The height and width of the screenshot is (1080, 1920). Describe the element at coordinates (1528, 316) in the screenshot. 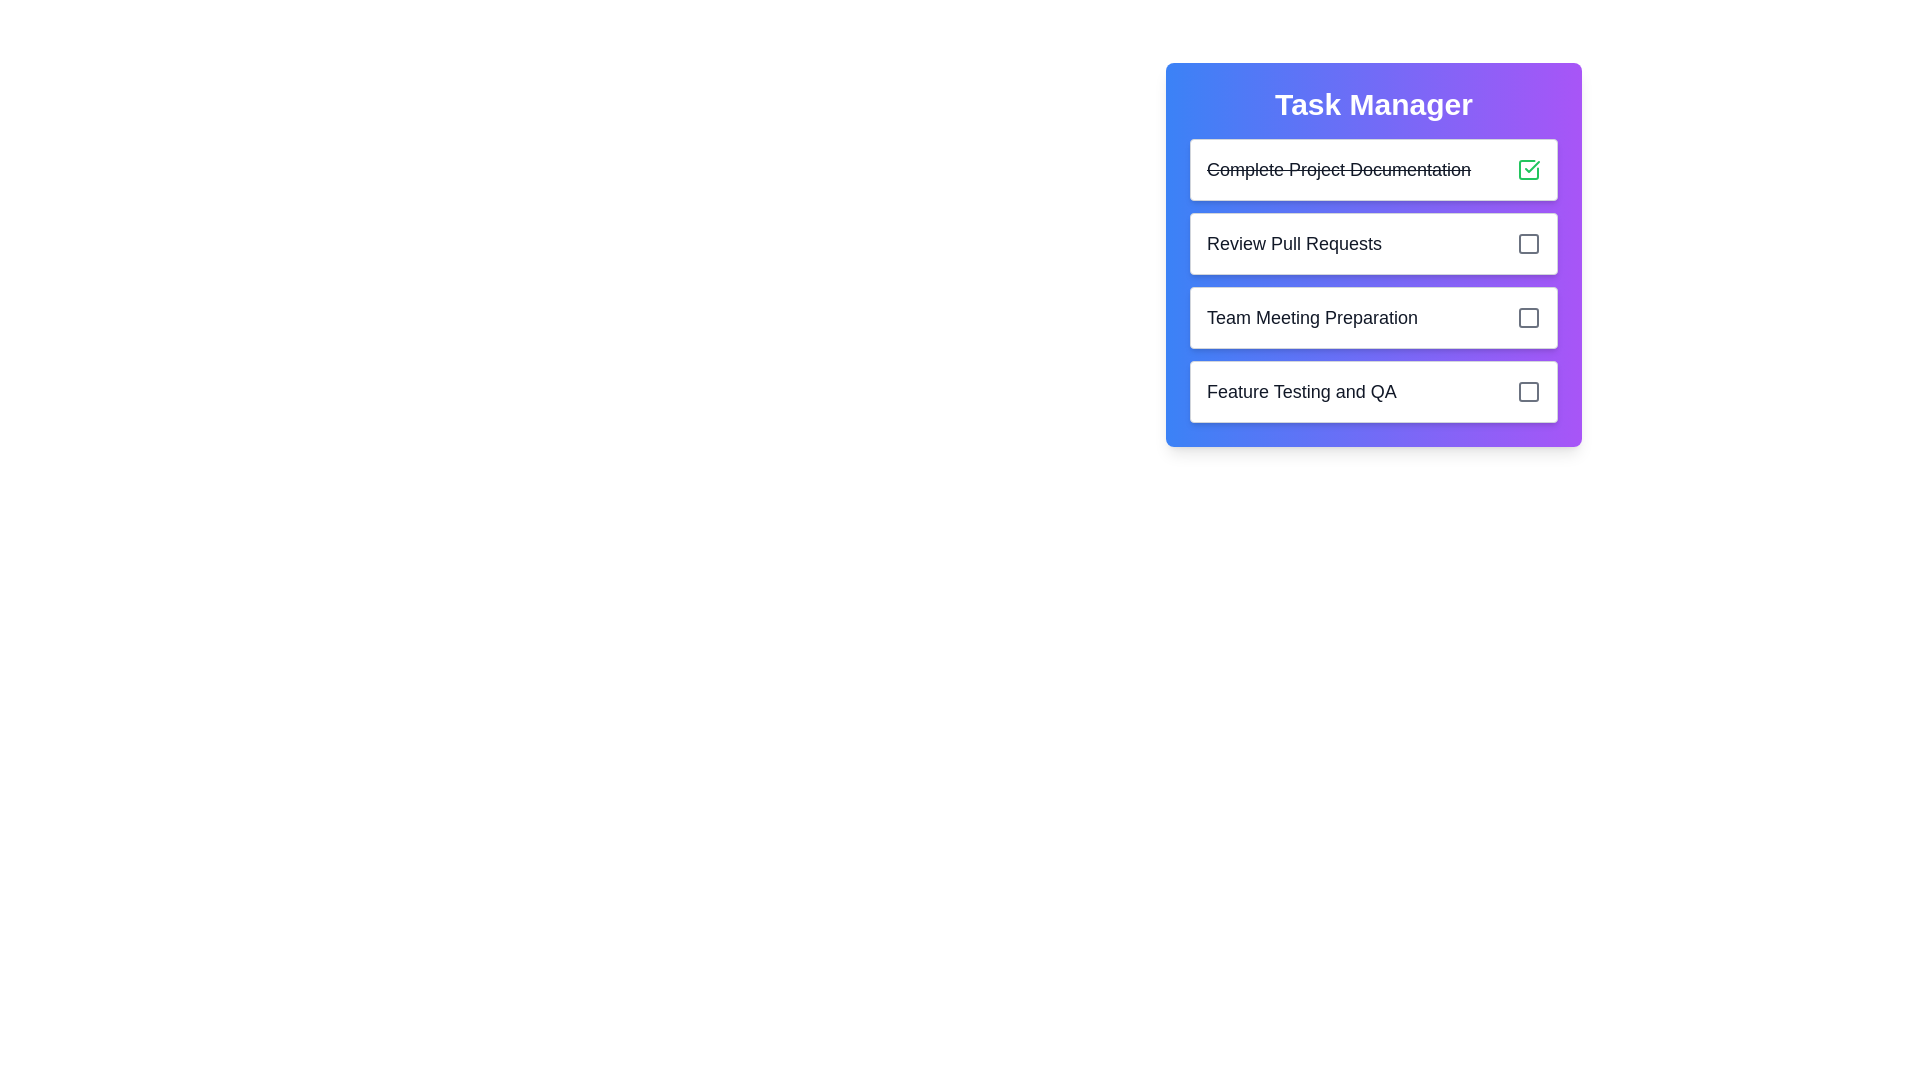

I see `the checkbox-like status indicator for the task 'Team Meeting Preparation', located in the third row of the task list` at that location.